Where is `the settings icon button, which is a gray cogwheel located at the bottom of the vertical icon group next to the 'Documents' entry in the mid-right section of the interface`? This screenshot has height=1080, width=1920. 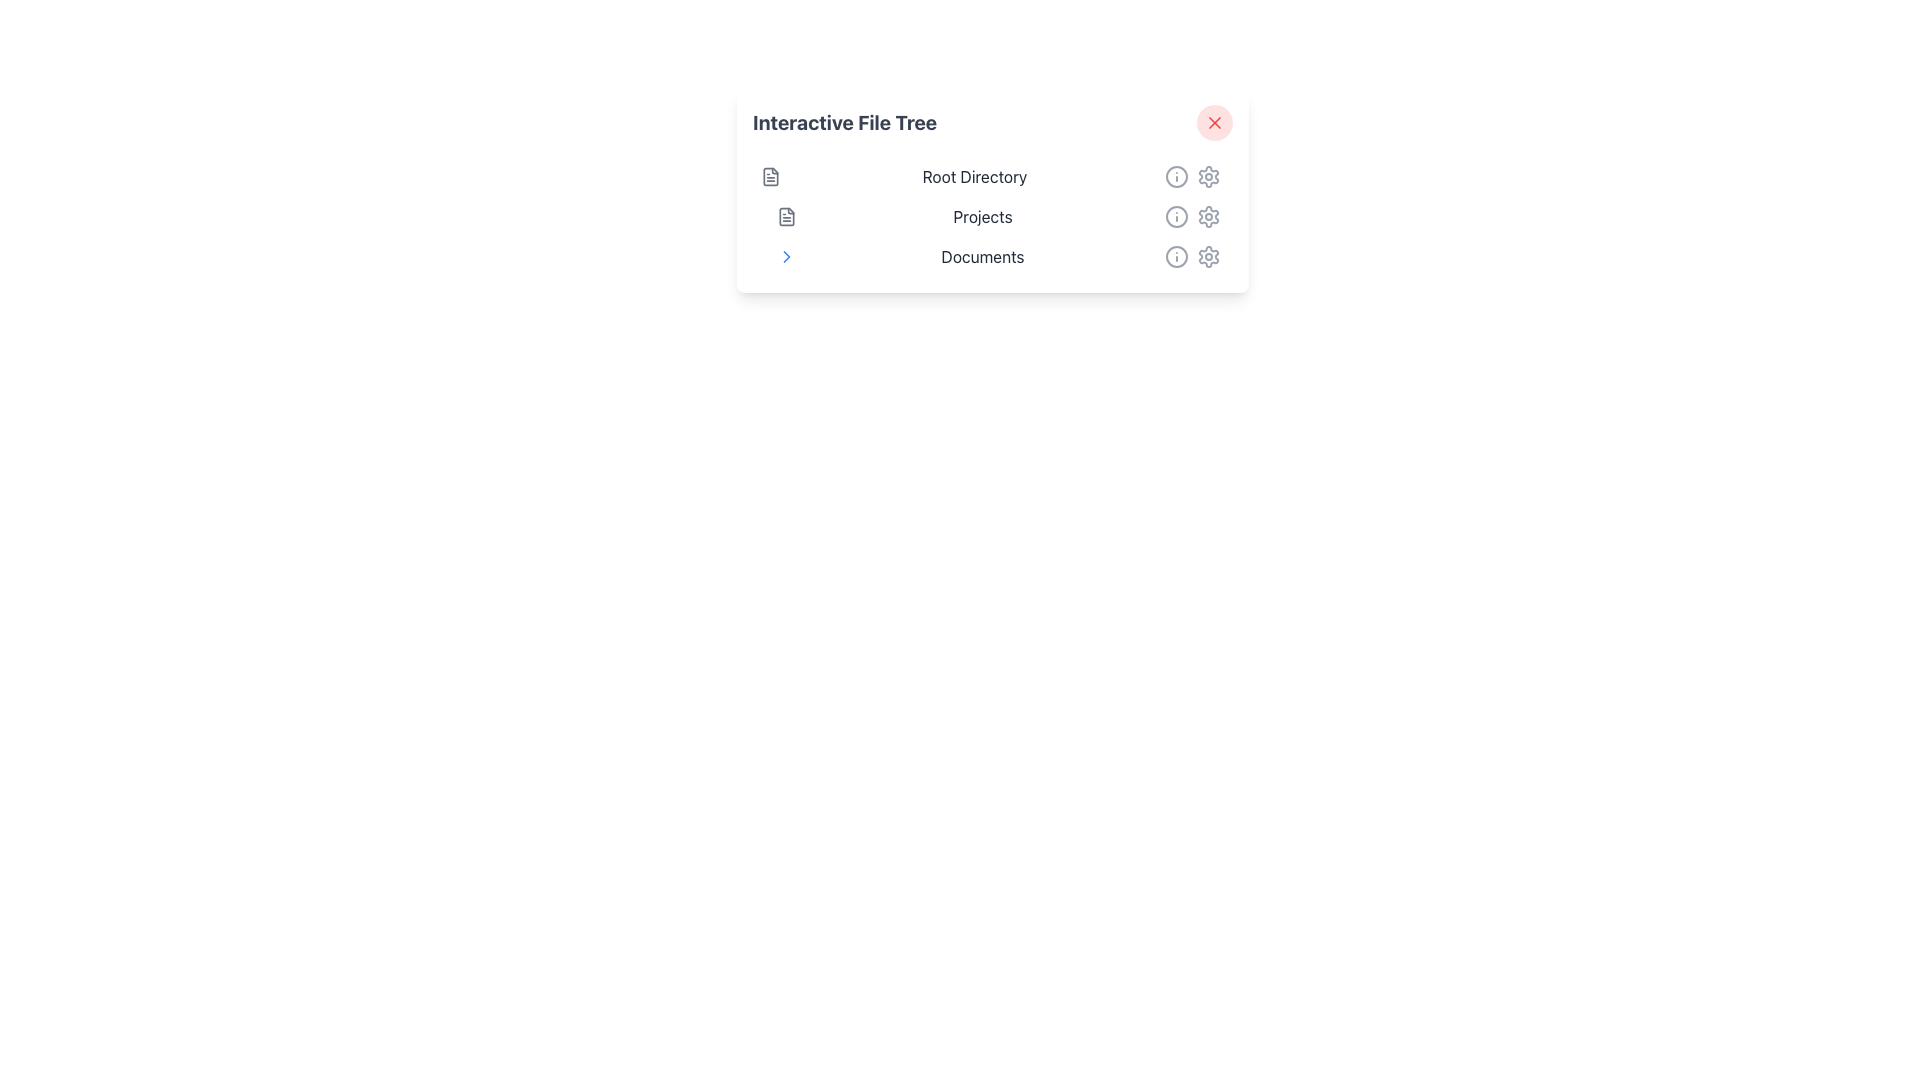
the settings icon button, which is a gray cogwheel located at the bottom of the vertical icon group next to the 'Documents' entry in the mid-right section of the interface is located at coordinates (1208, 256).